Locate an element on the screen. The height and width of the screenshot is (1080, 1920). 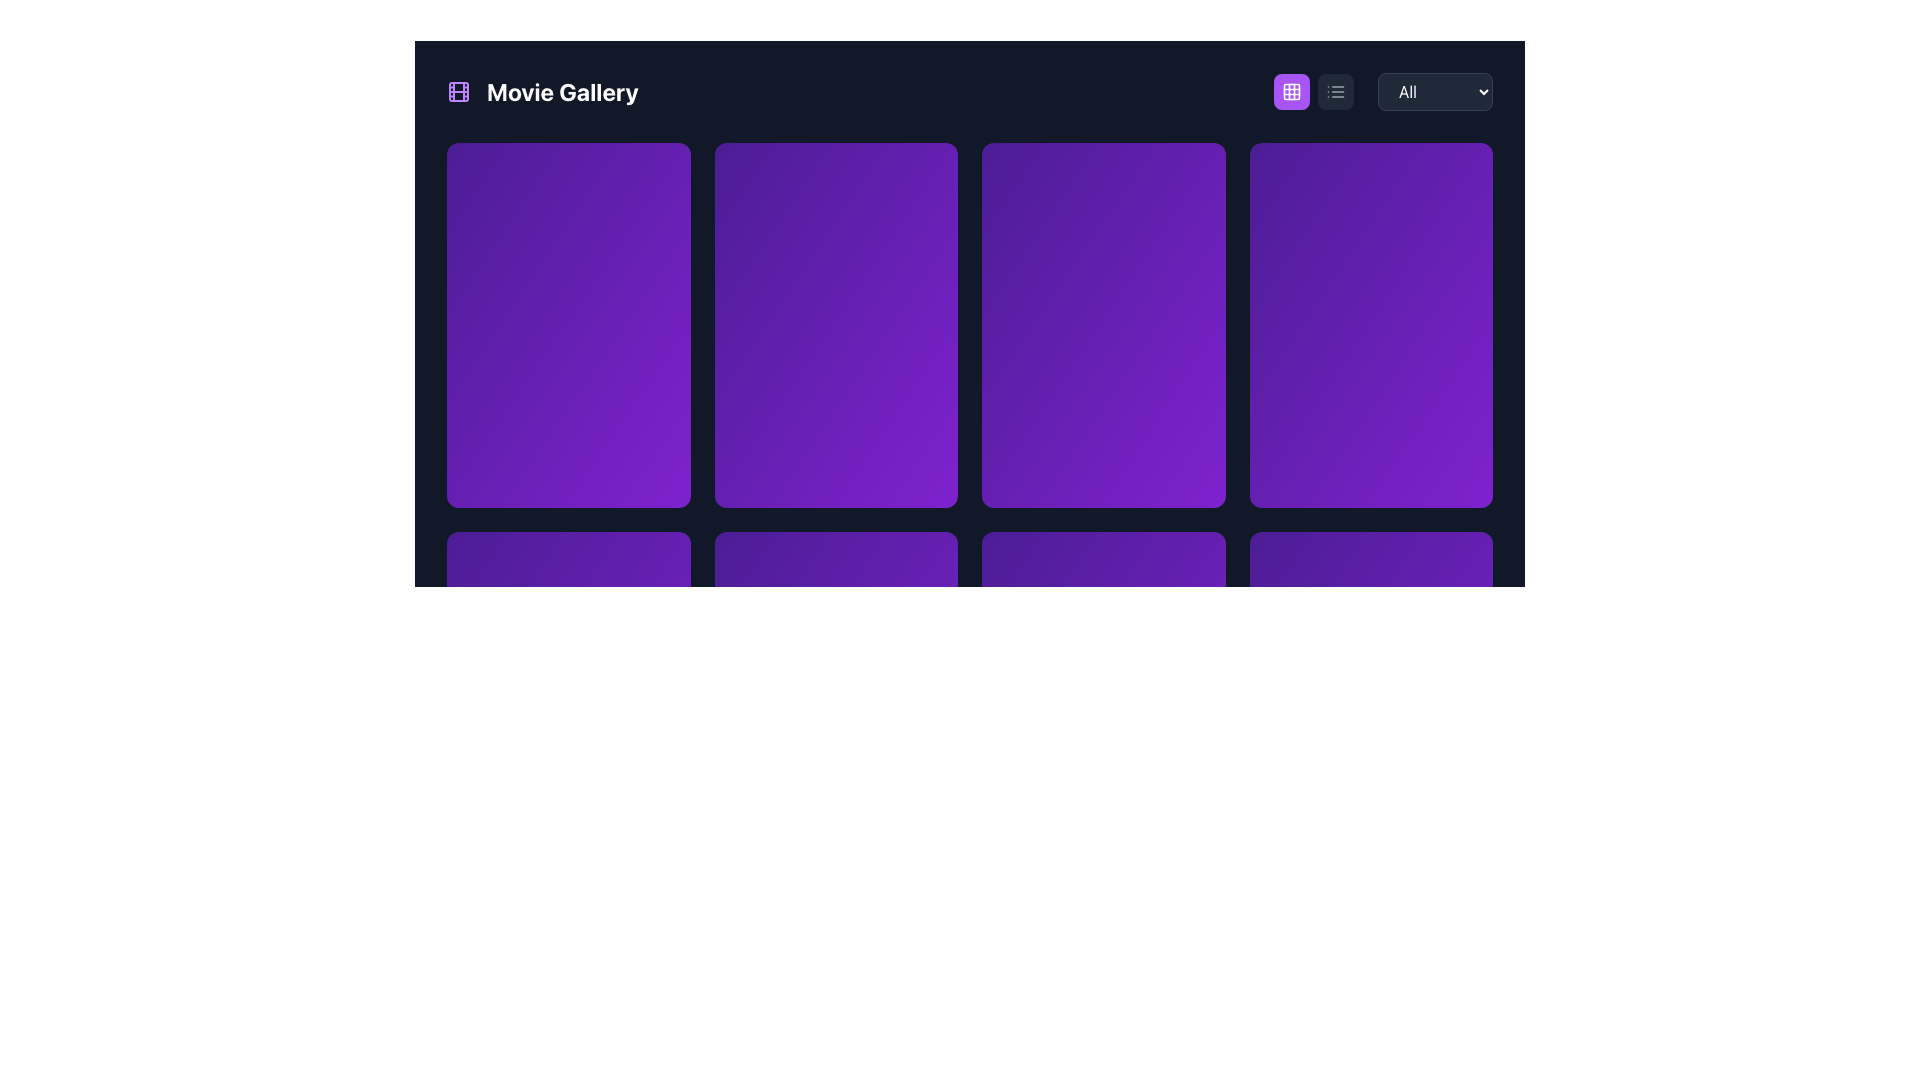
the top-left square of the grid view icon located at the top right of the interface is located at coordinates (1291, 92).